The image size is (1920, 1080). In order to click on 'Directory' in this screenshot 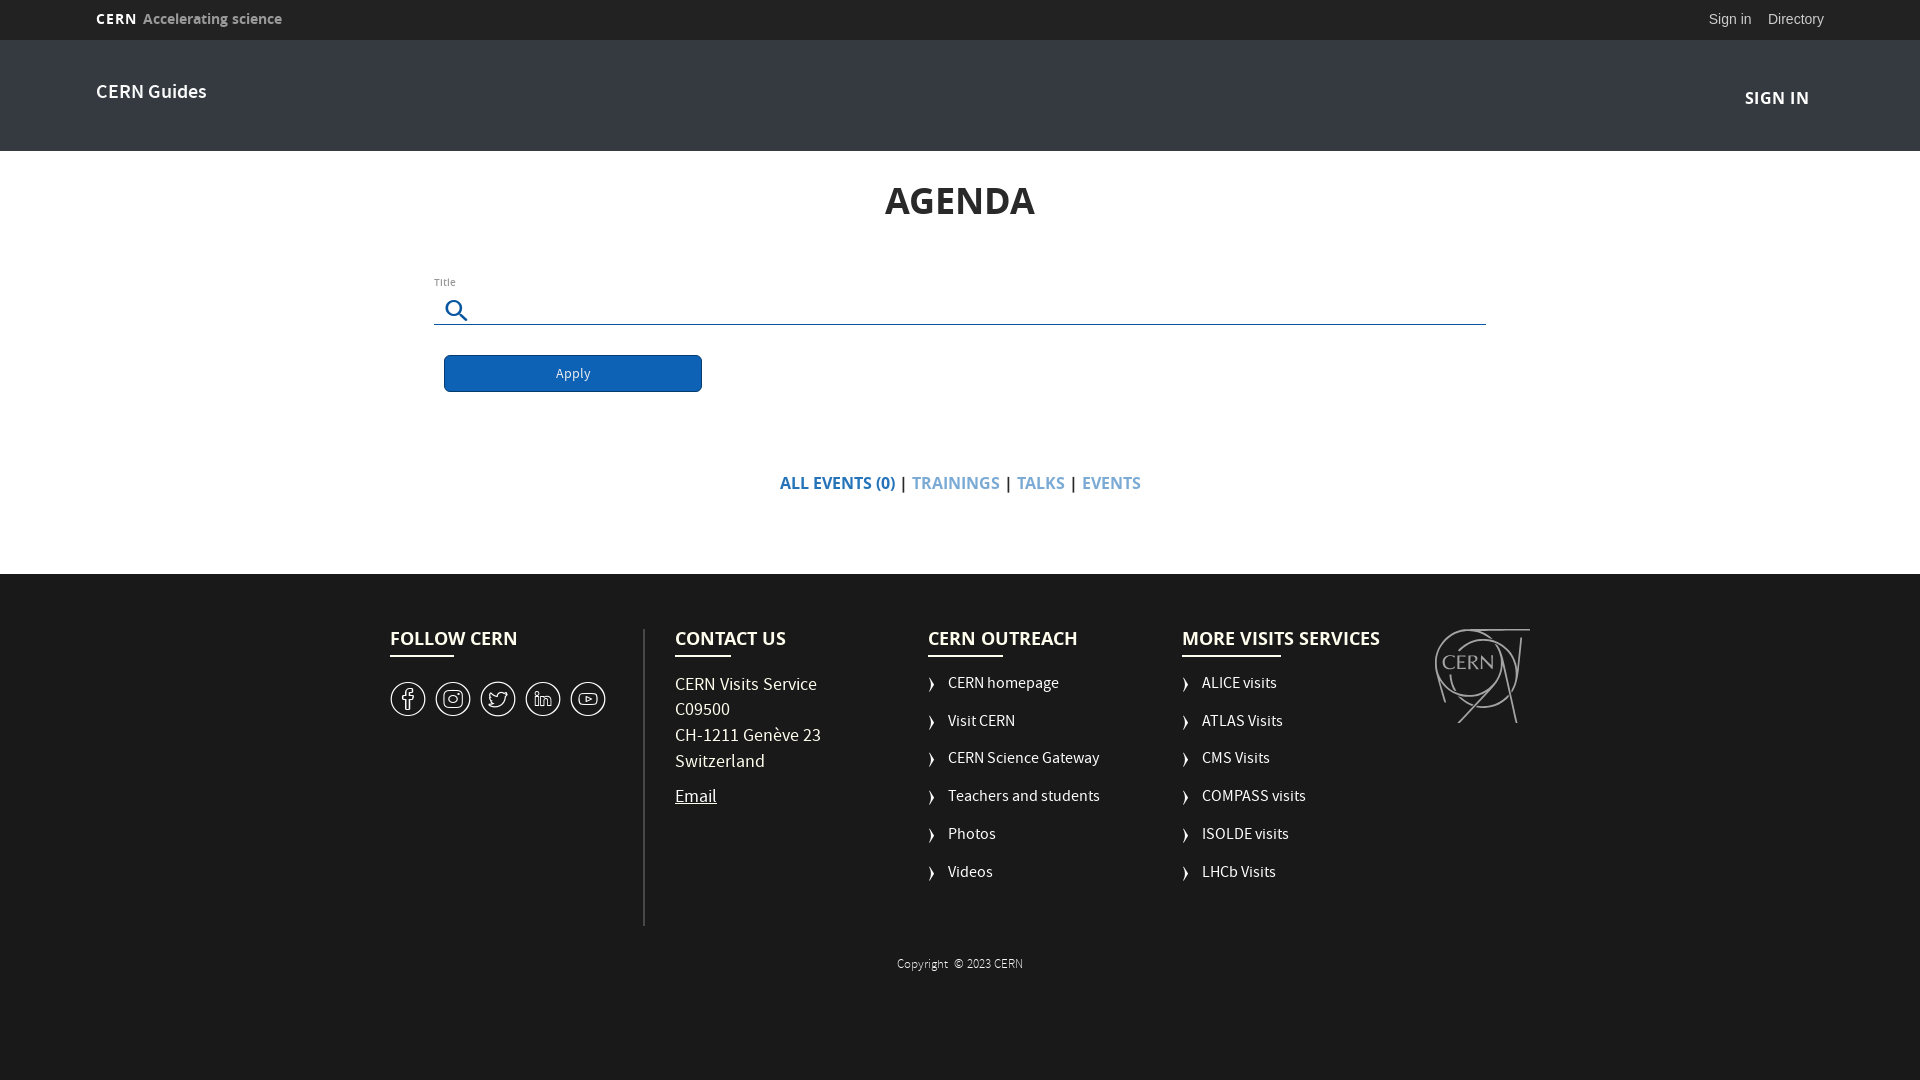, I will do `click(1795, 19)`.